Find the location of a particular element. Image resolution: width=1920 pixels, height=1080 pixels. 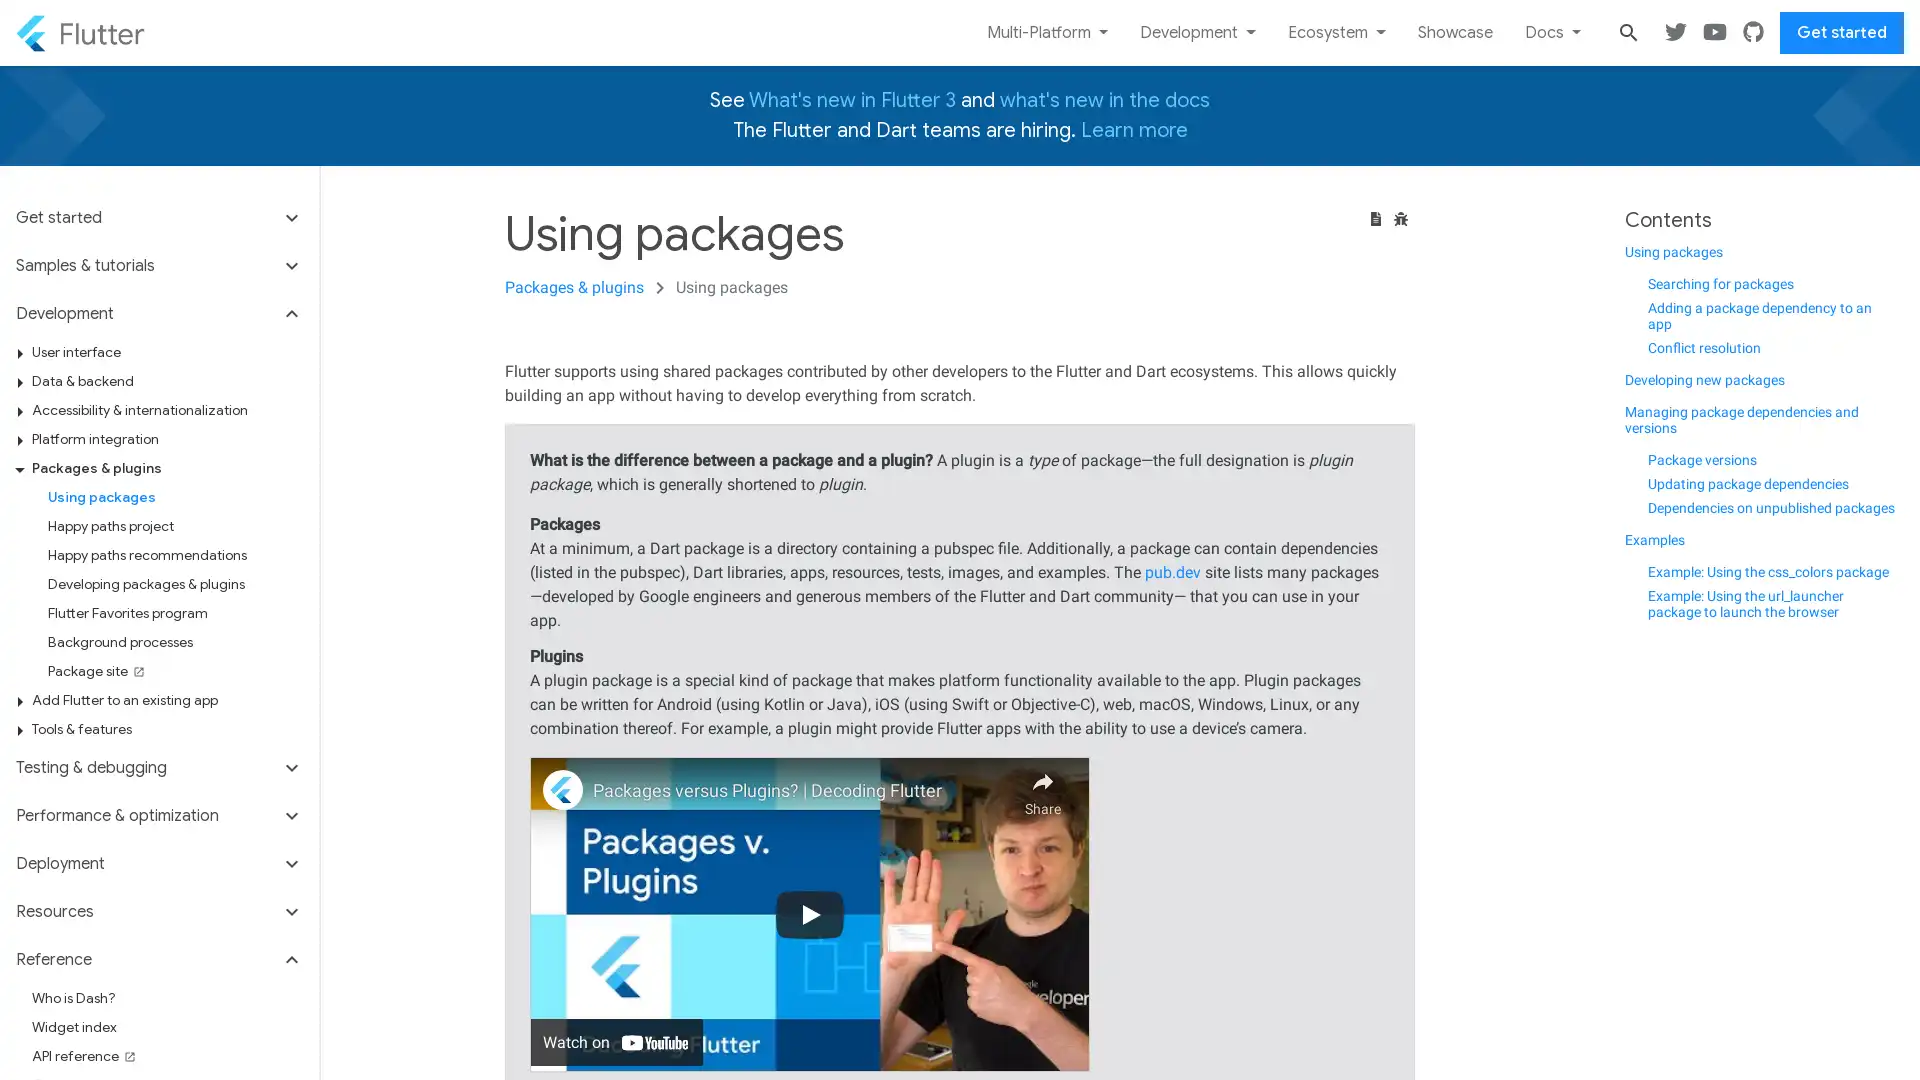

arrow_drop_down Accessibility & internationalization is located at coordinates (167, 409).